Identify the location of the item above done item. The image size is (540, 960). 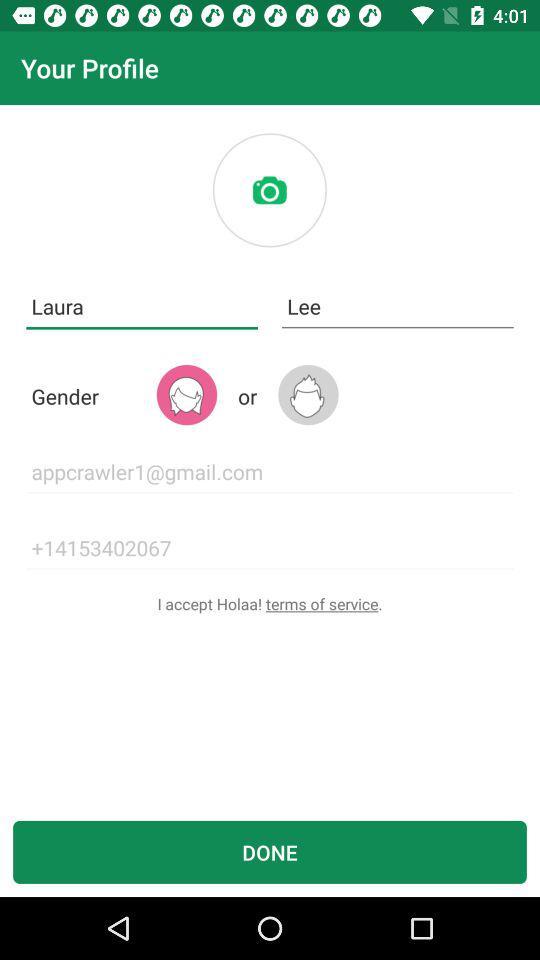
(270, 602).